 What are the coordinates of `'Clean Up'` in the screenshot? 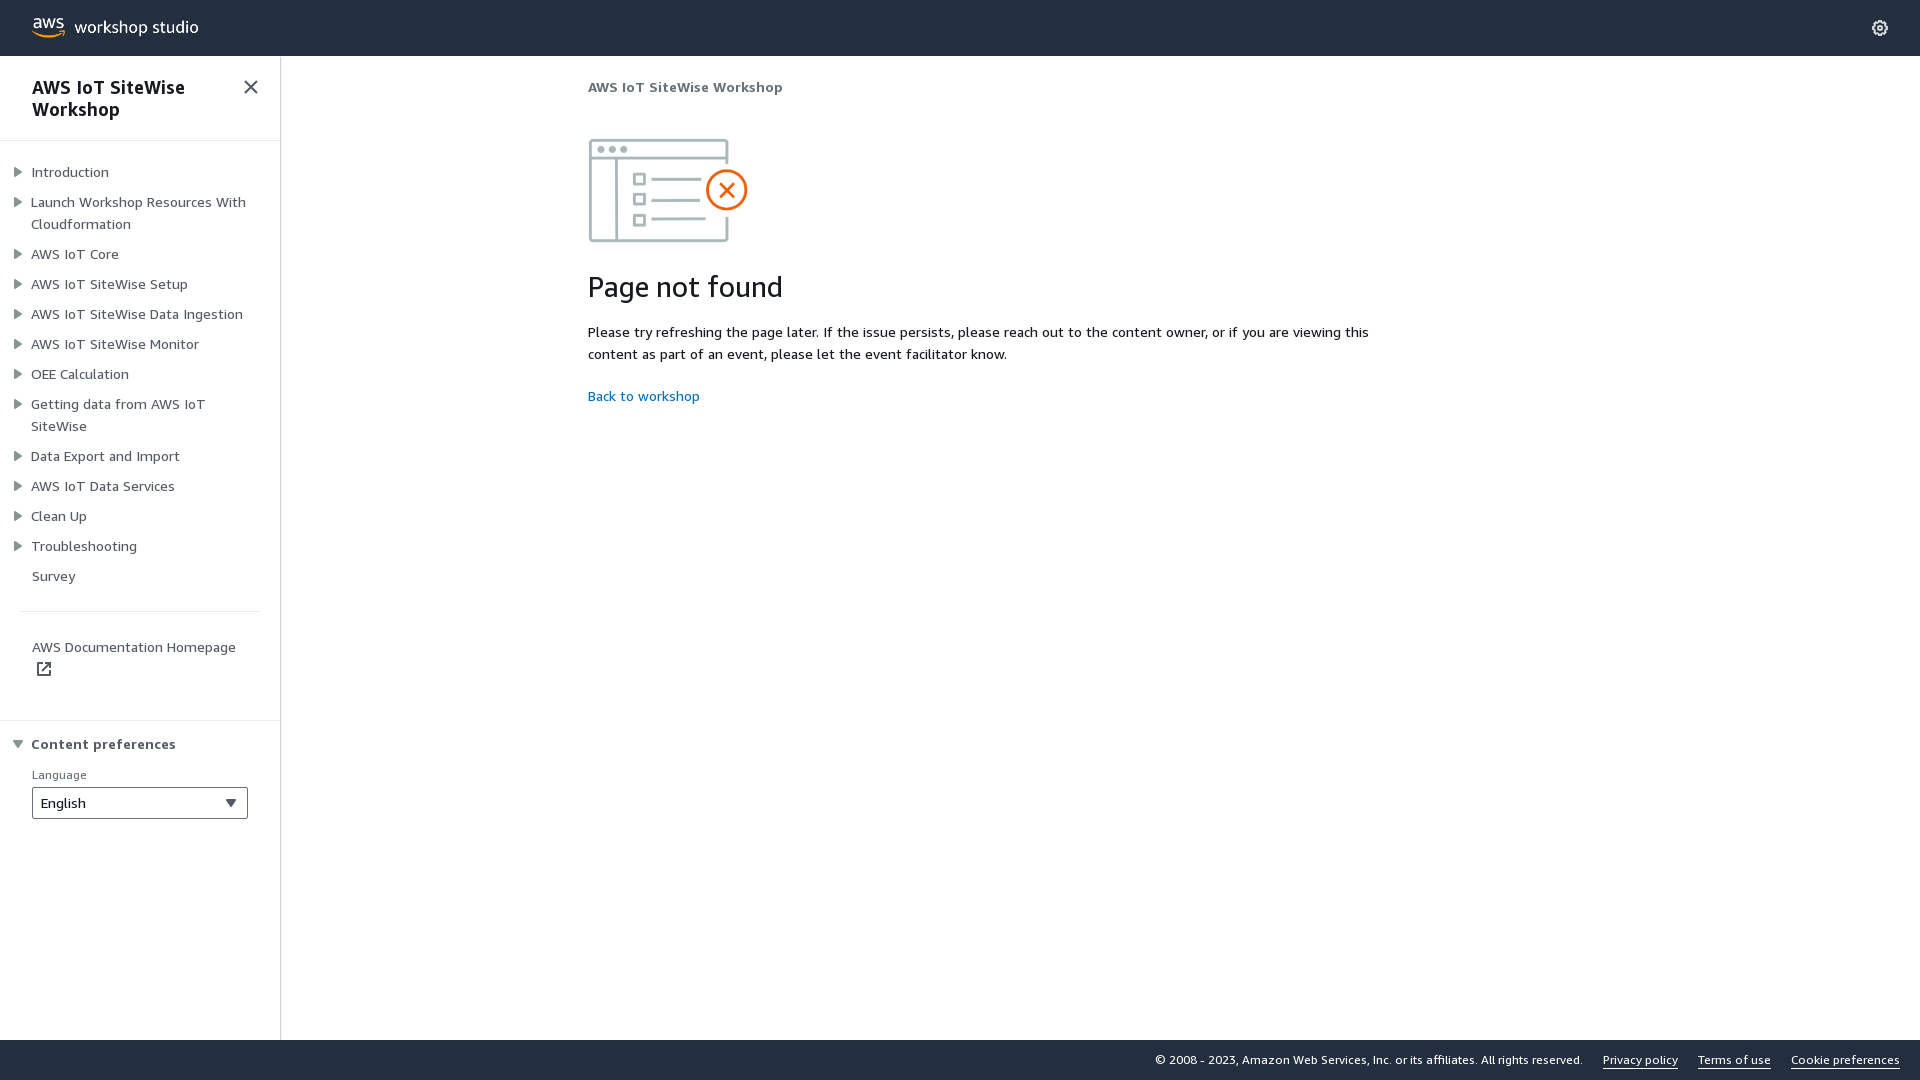 It's located at (58, 515).